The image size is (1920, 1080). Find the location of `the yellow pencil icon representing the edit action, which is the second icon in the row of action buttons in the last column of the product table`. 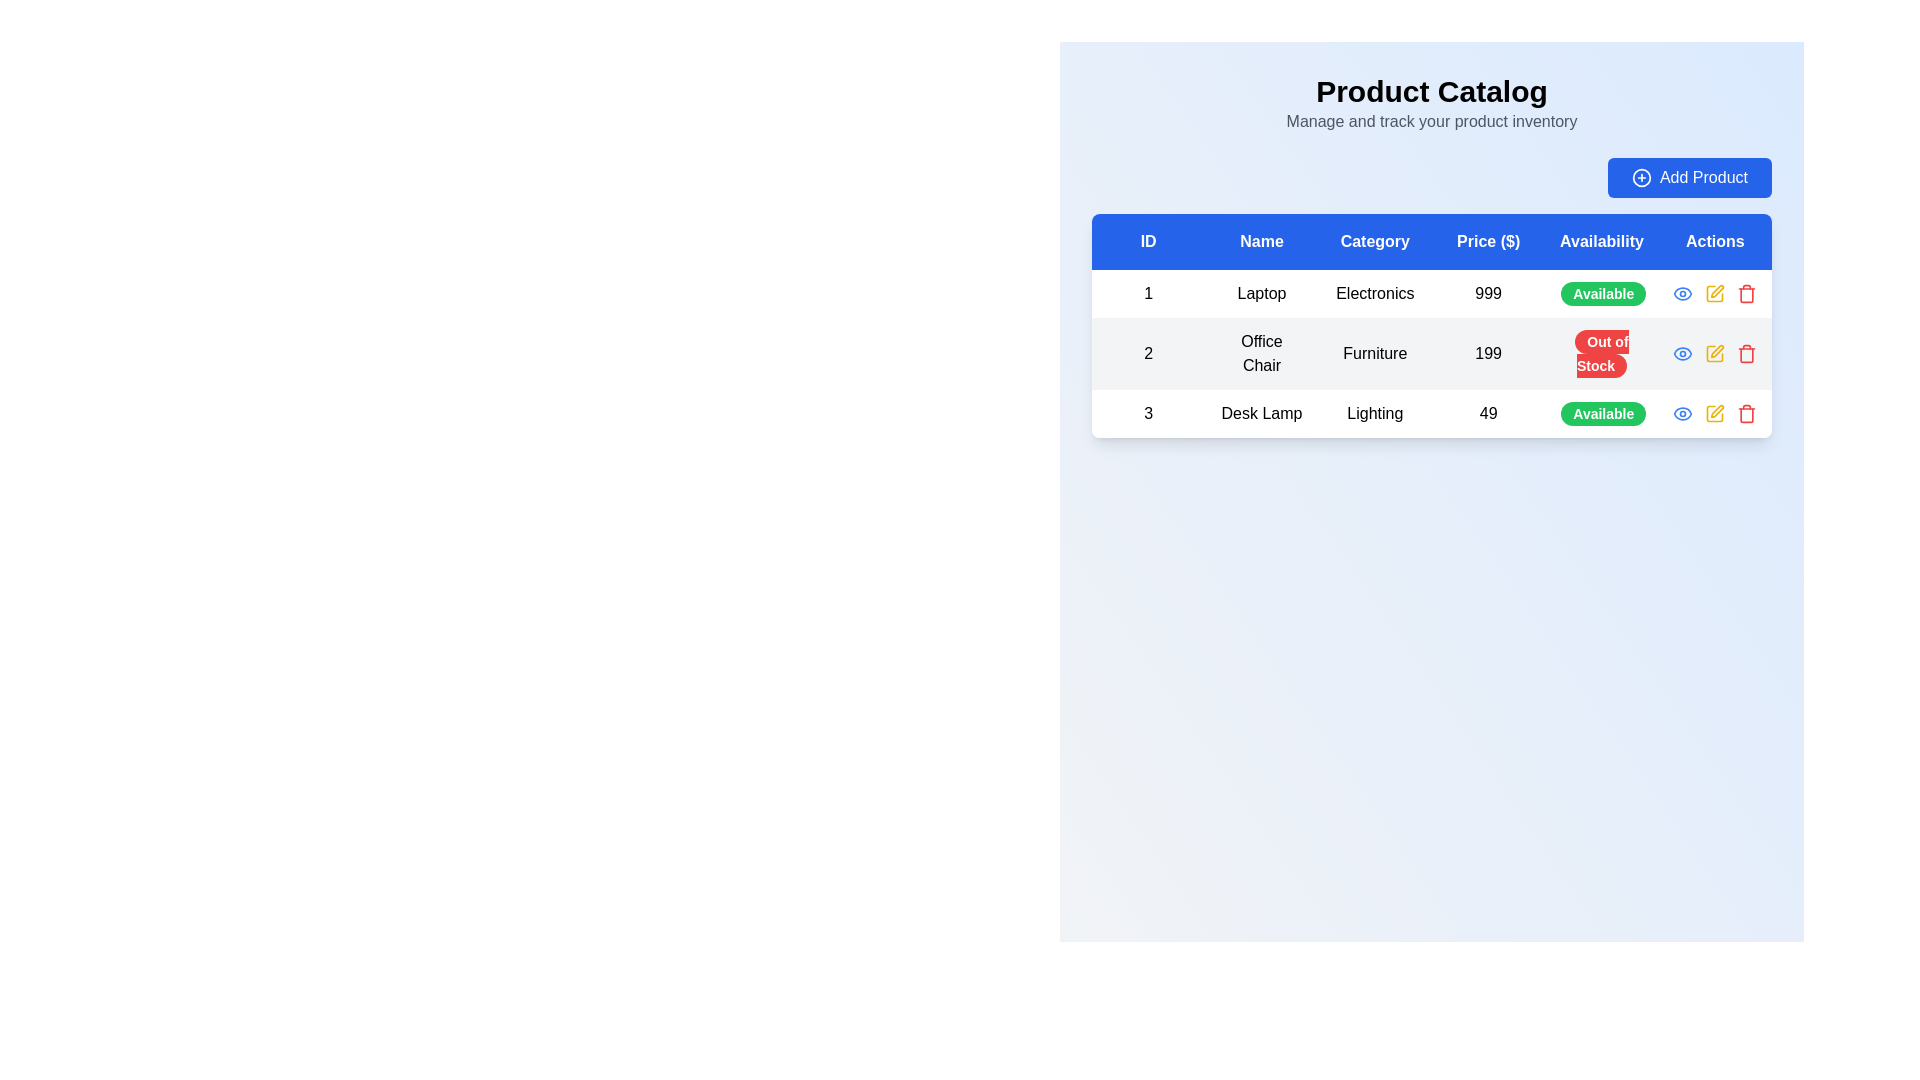

the yellow pencil icon representing the edit action, which is the second icon in the row of action buttons in the last column of the product table is located at coordinates (1714, 293).